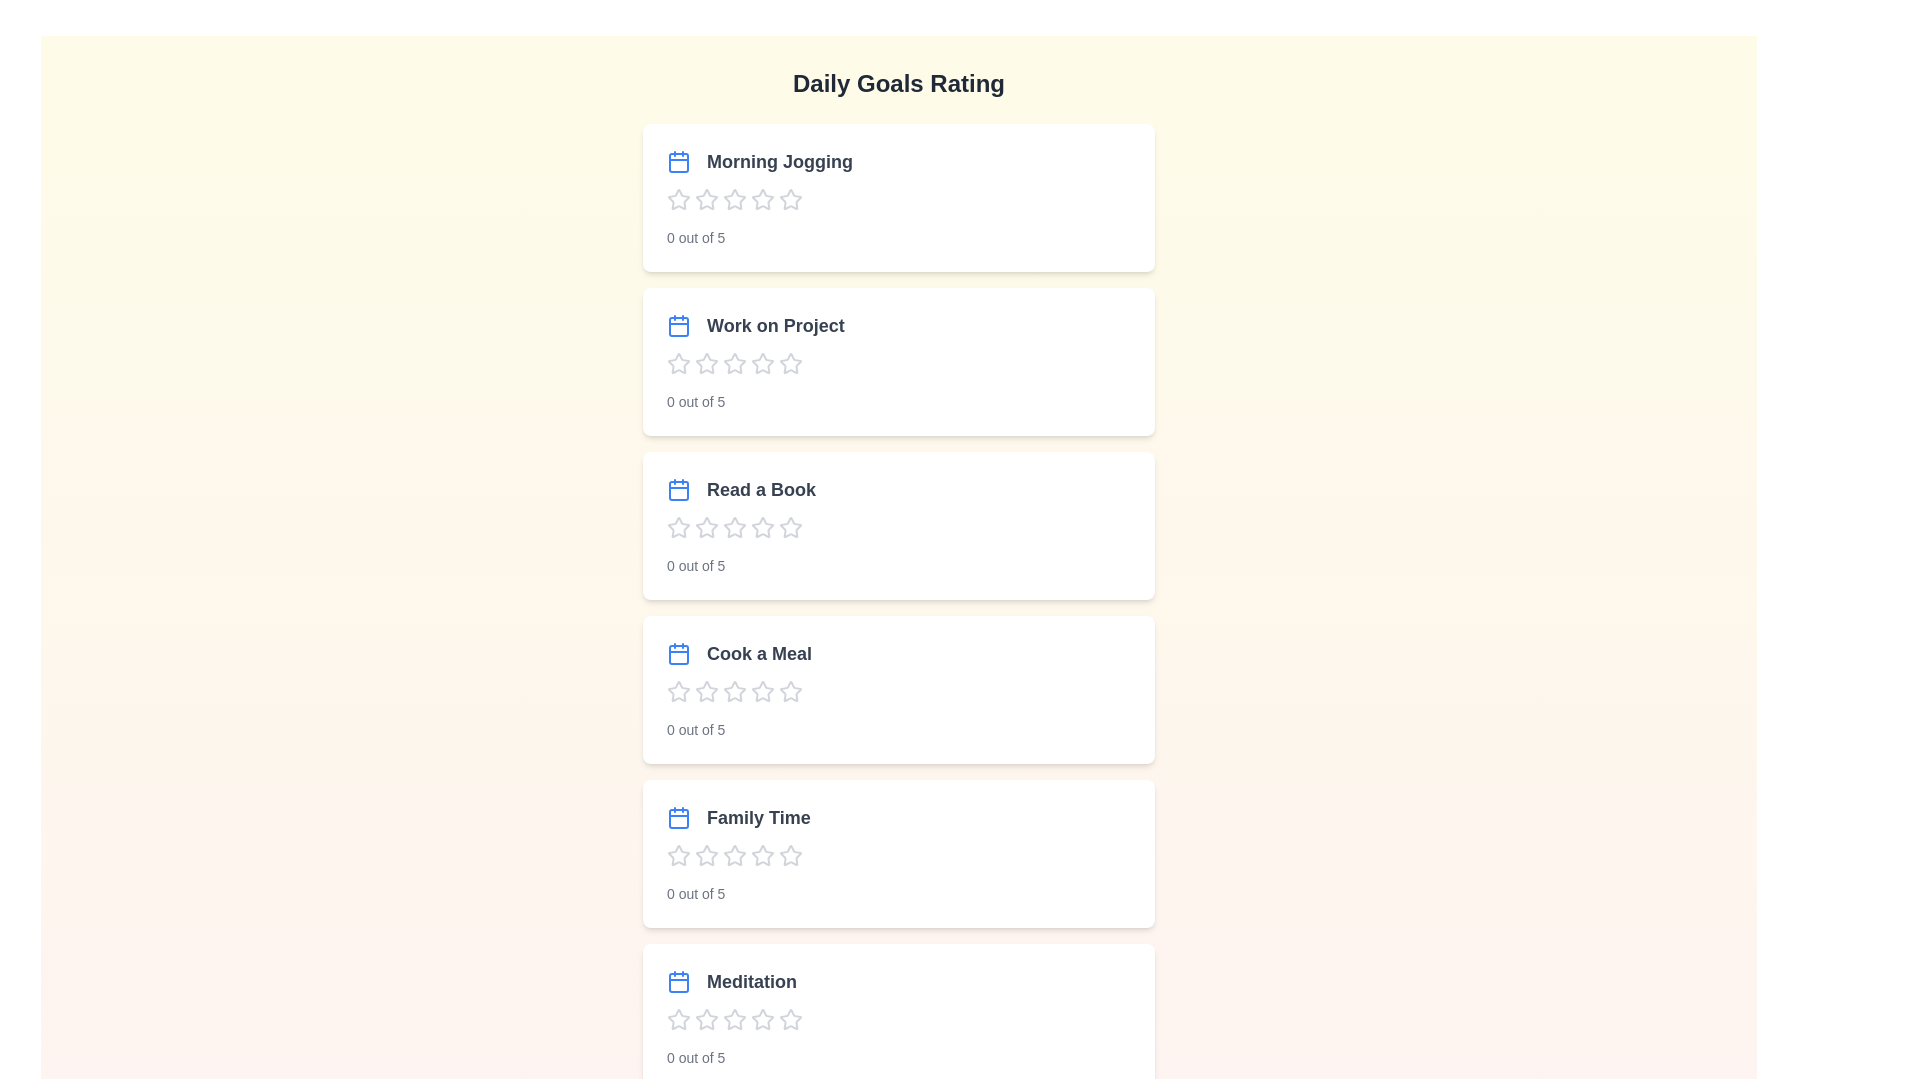  I want to click on the goal title corresponding to Meditation, so click(730, 981).